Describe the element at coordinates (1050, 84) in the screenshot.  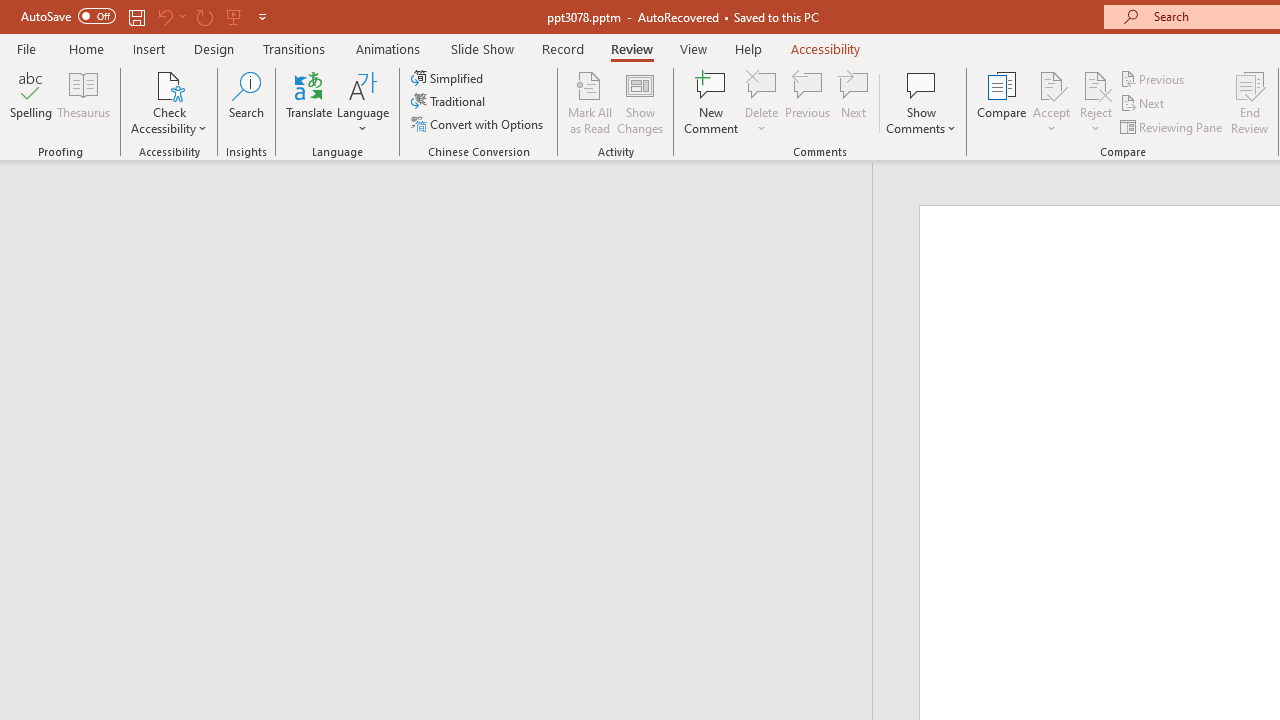
I see `'Accept Change'` at that location.